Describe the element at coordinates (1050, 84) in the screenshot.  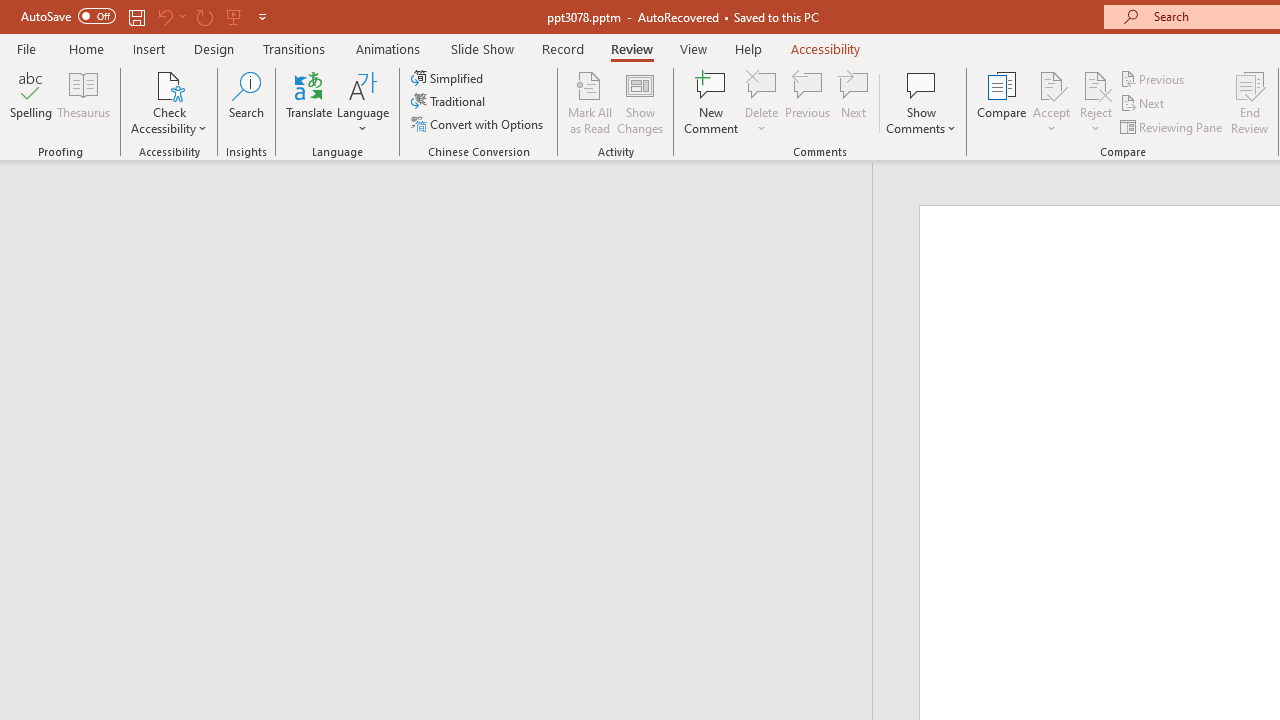
I see `'Accept Change'` at that location.